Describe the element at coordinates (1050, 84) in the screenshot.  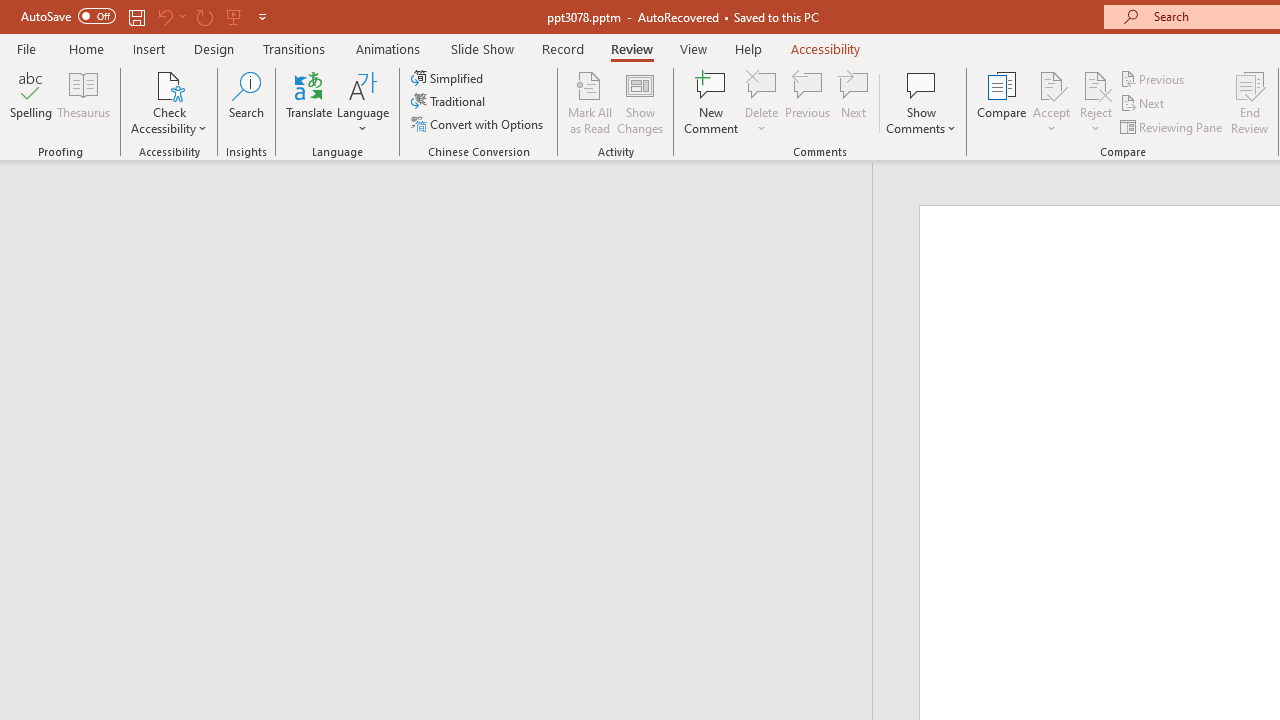
I see `'Accept Change'` at that location.